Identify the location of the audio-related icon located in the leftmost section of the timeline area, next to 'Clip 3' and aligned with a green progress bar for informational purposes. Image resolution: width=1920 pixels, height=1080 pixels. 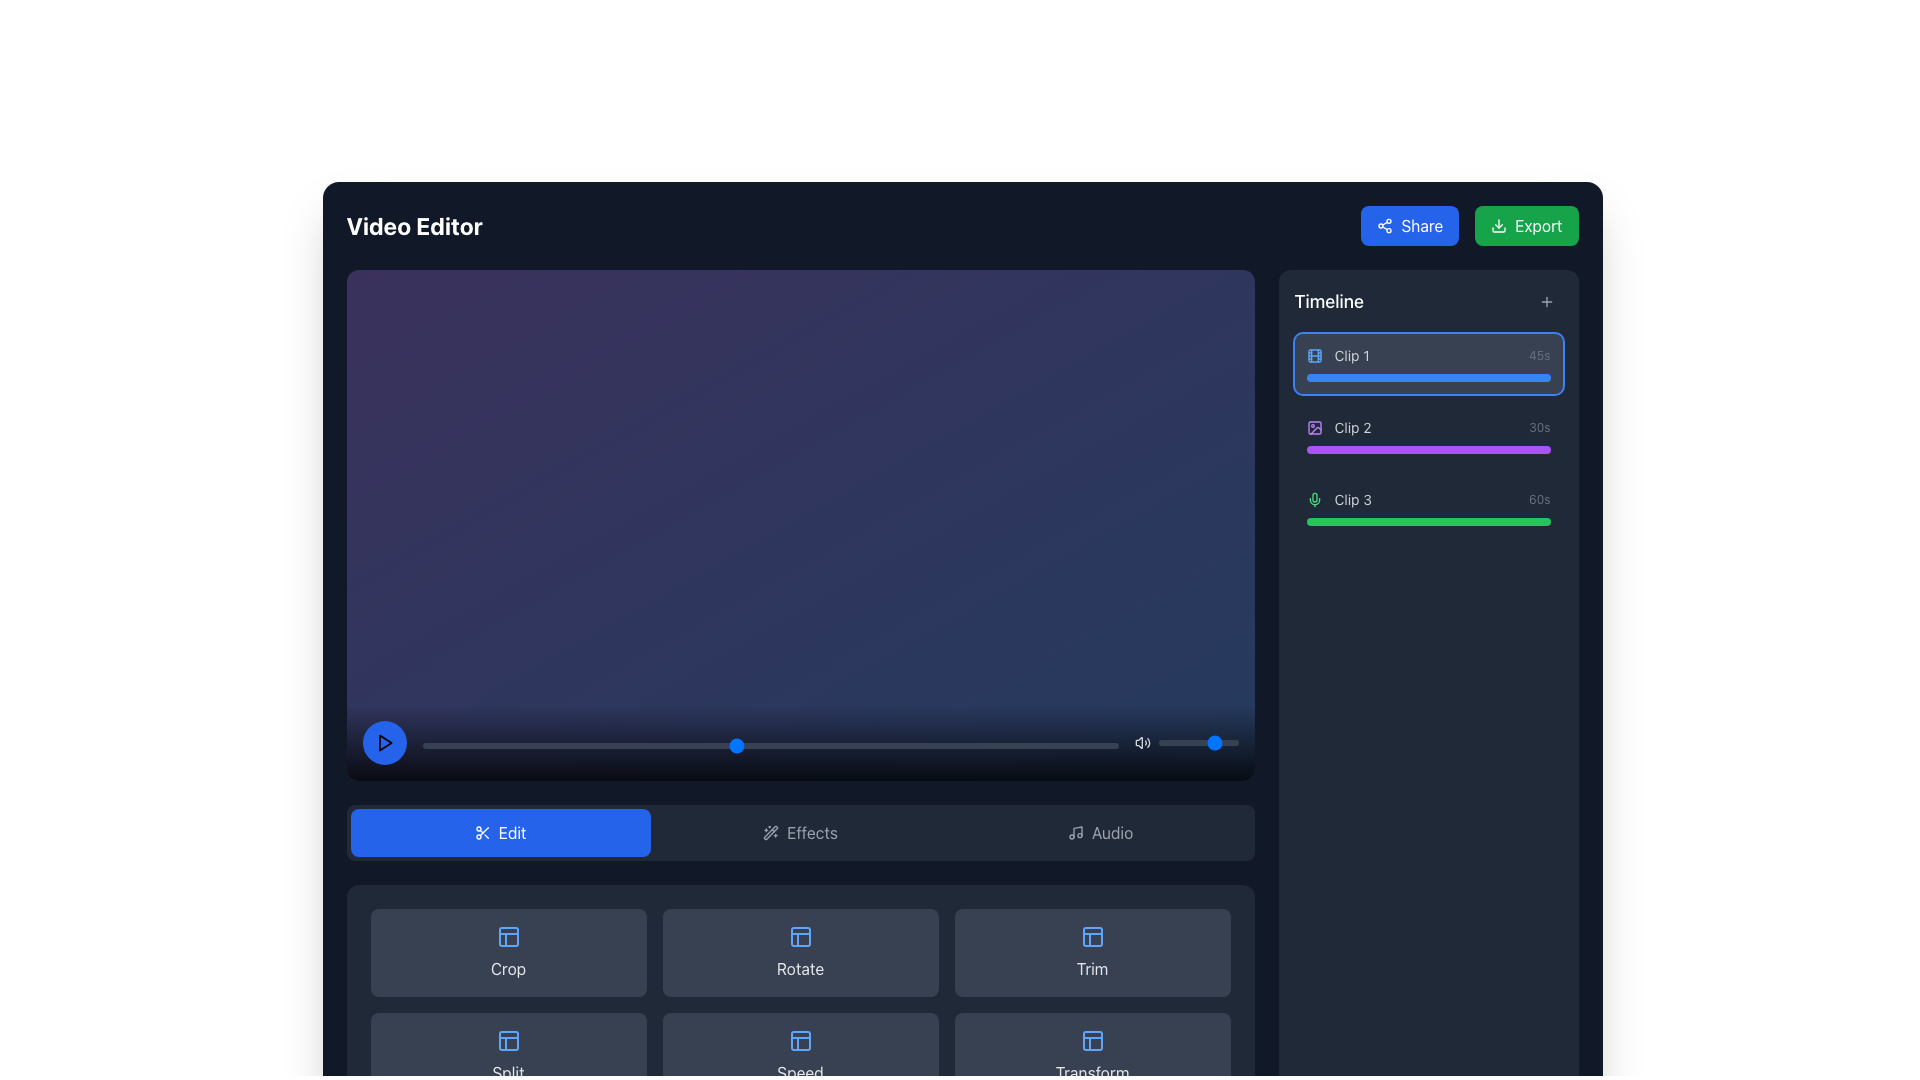
(1314, 499).